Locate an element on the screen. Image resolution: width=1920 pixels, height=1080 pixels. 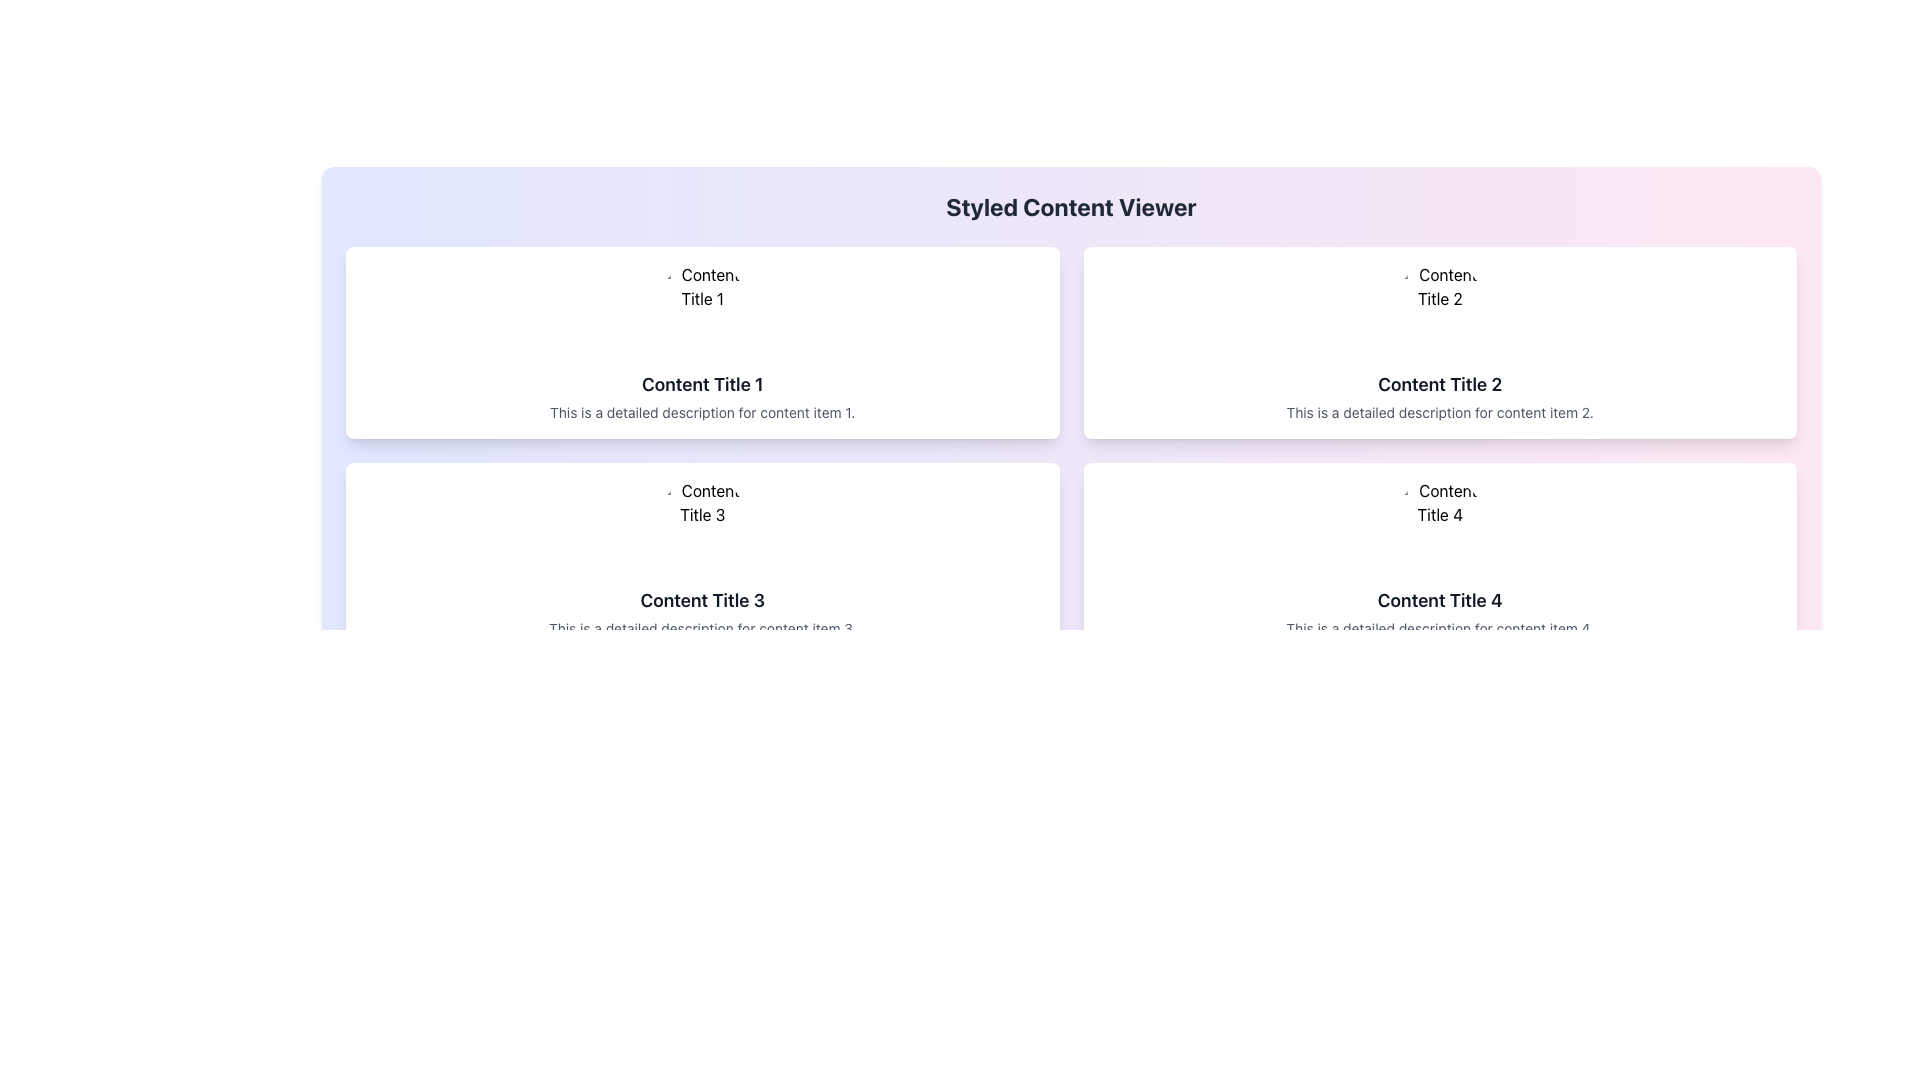
the title text located centrally within the lower-right card of a four-card grid layout is located at coordinates (1440, 600).